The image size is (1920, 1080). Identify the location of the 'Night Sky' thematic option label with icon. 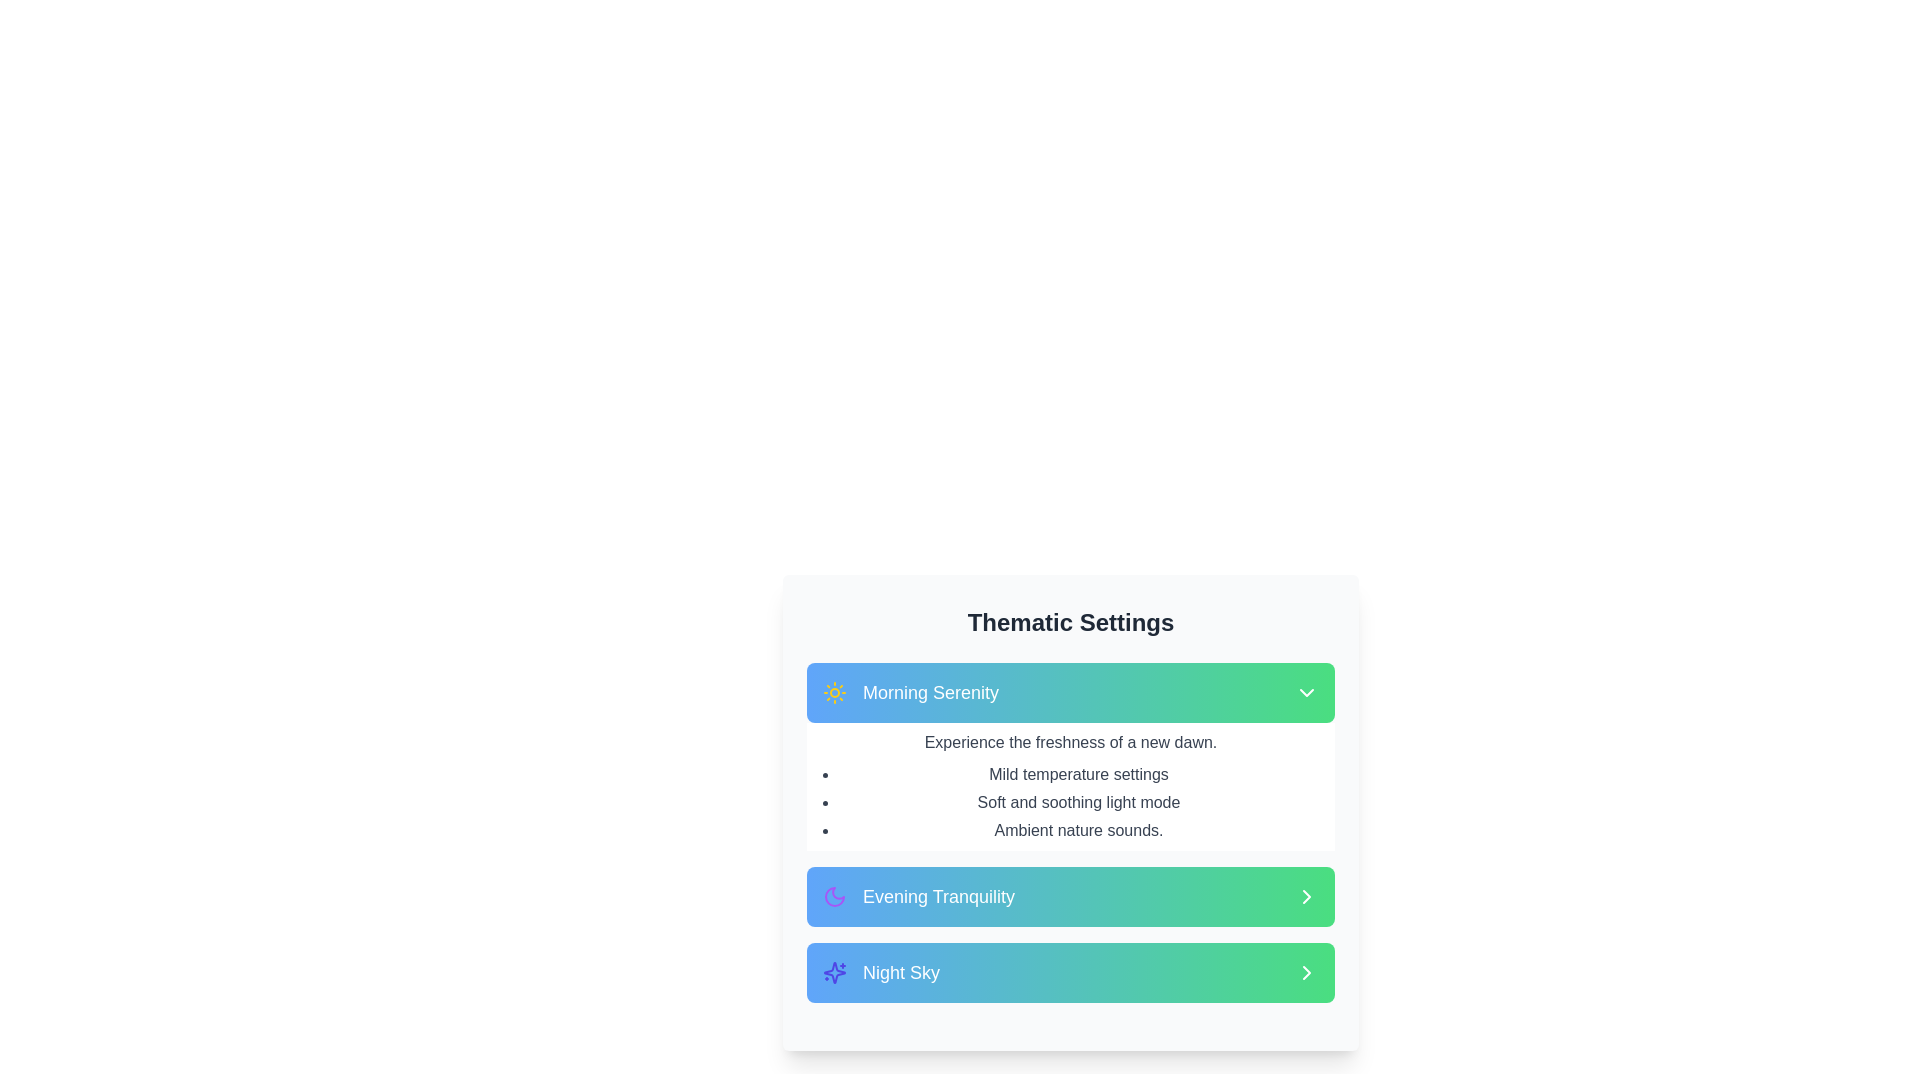
(880, 971).